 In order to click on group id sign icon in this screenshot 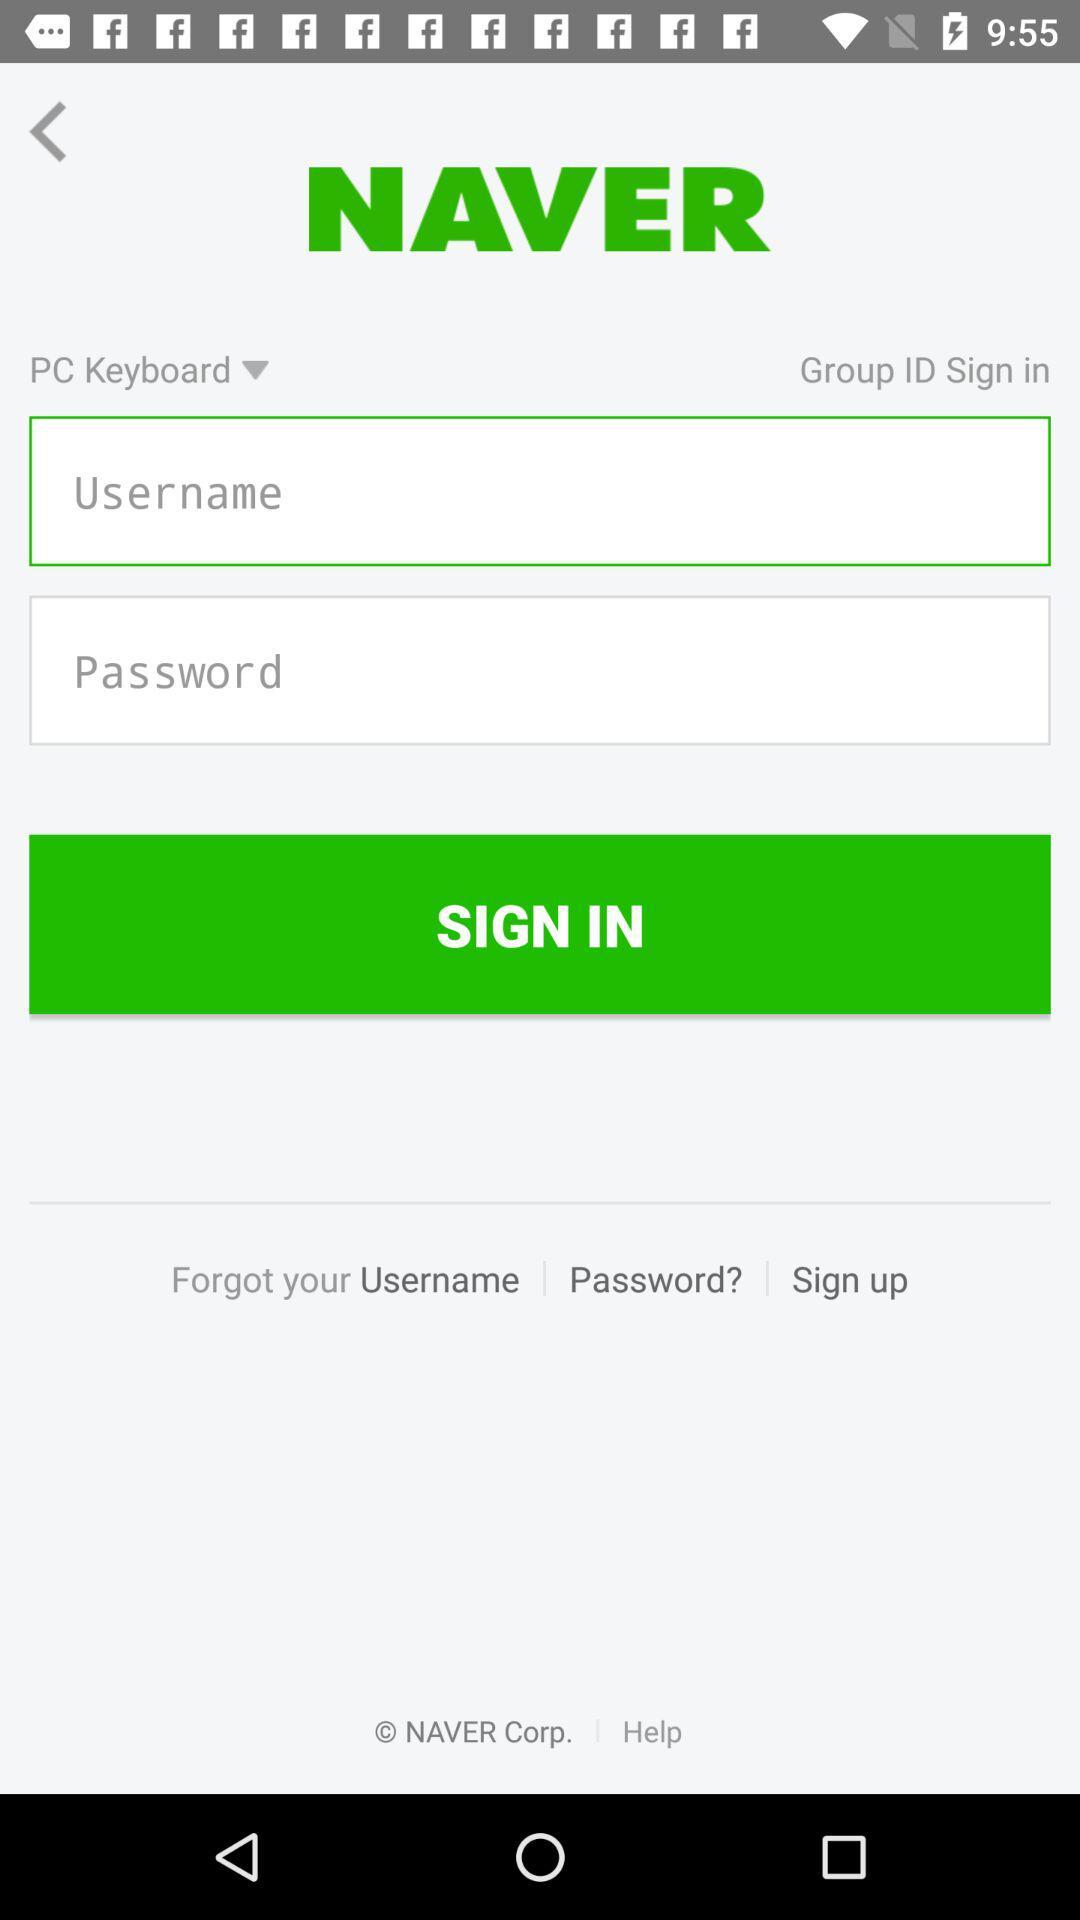, I will do `click(671, 368)`.